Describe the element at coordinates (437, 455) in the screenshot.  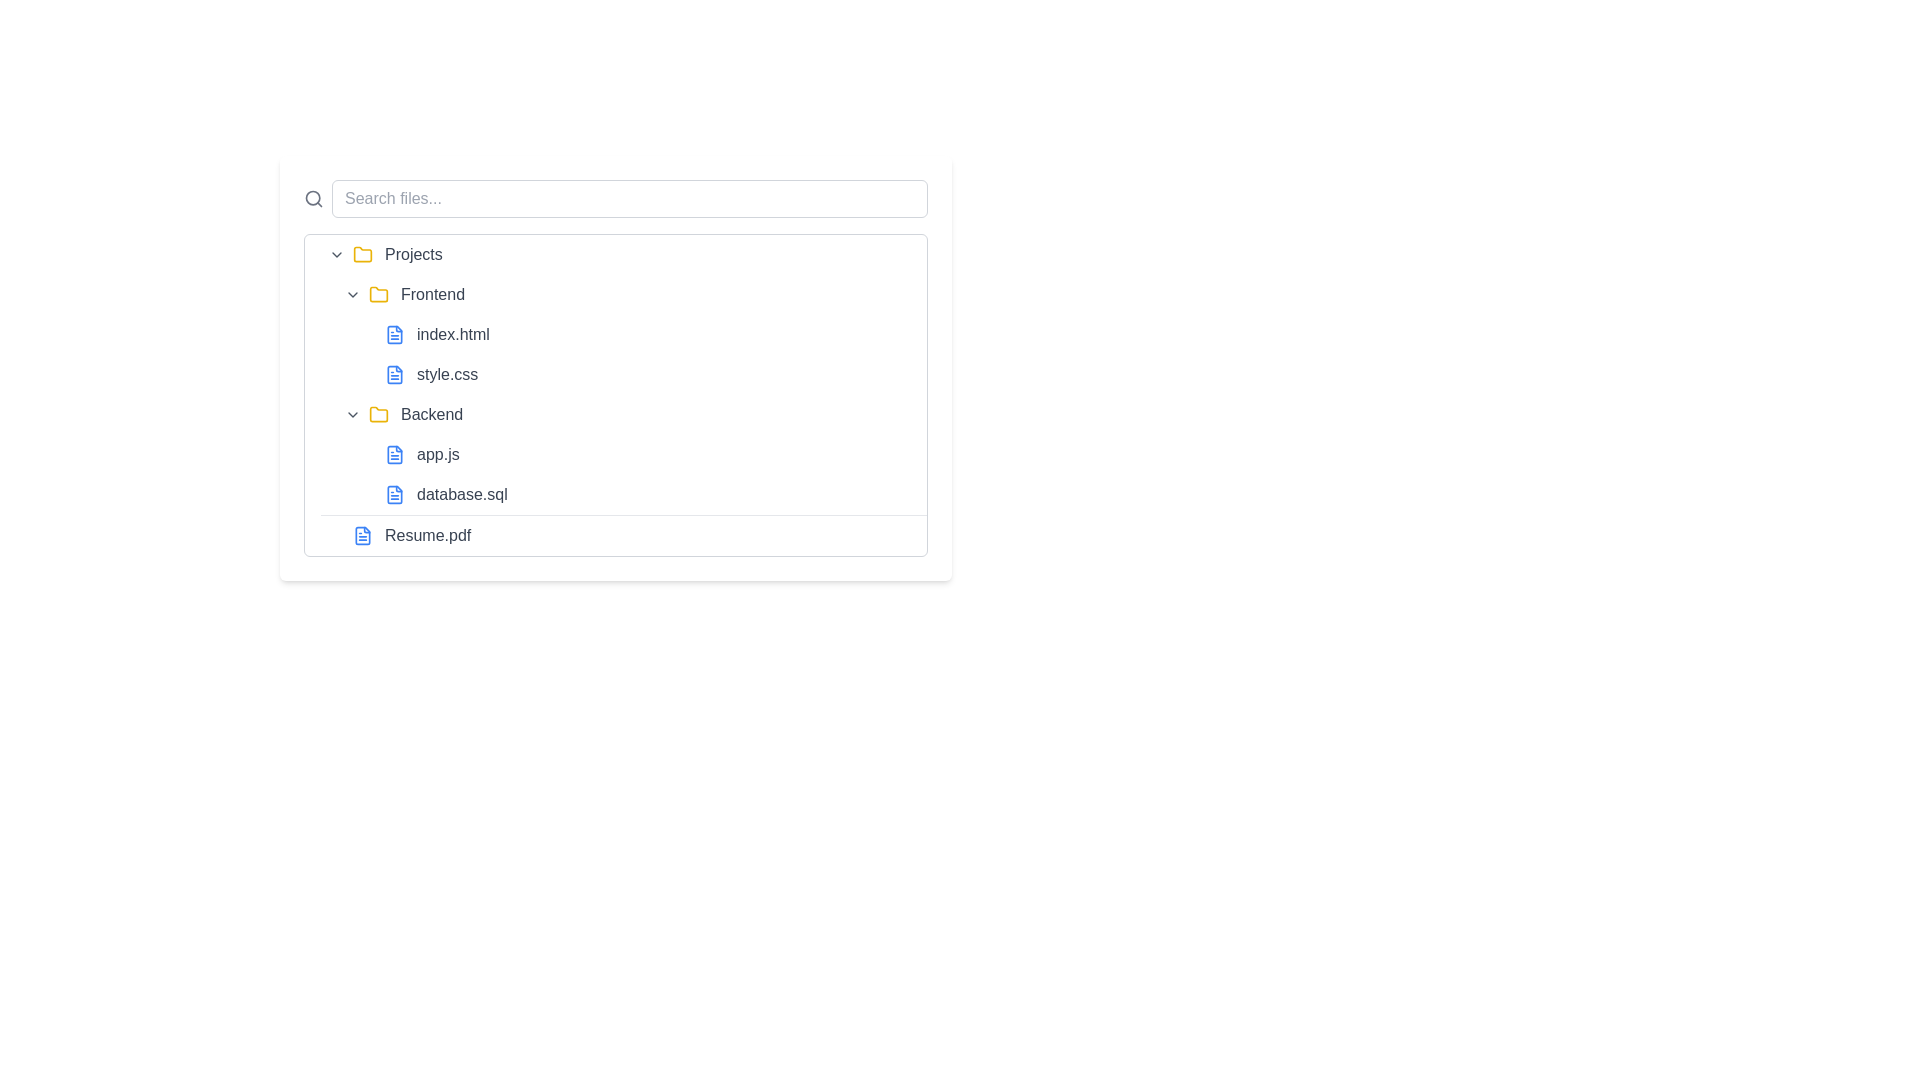
I see `the text label displaying the name 'app.js' located in the file explorer under the 'Backend' folder to focus or select it` at that location.